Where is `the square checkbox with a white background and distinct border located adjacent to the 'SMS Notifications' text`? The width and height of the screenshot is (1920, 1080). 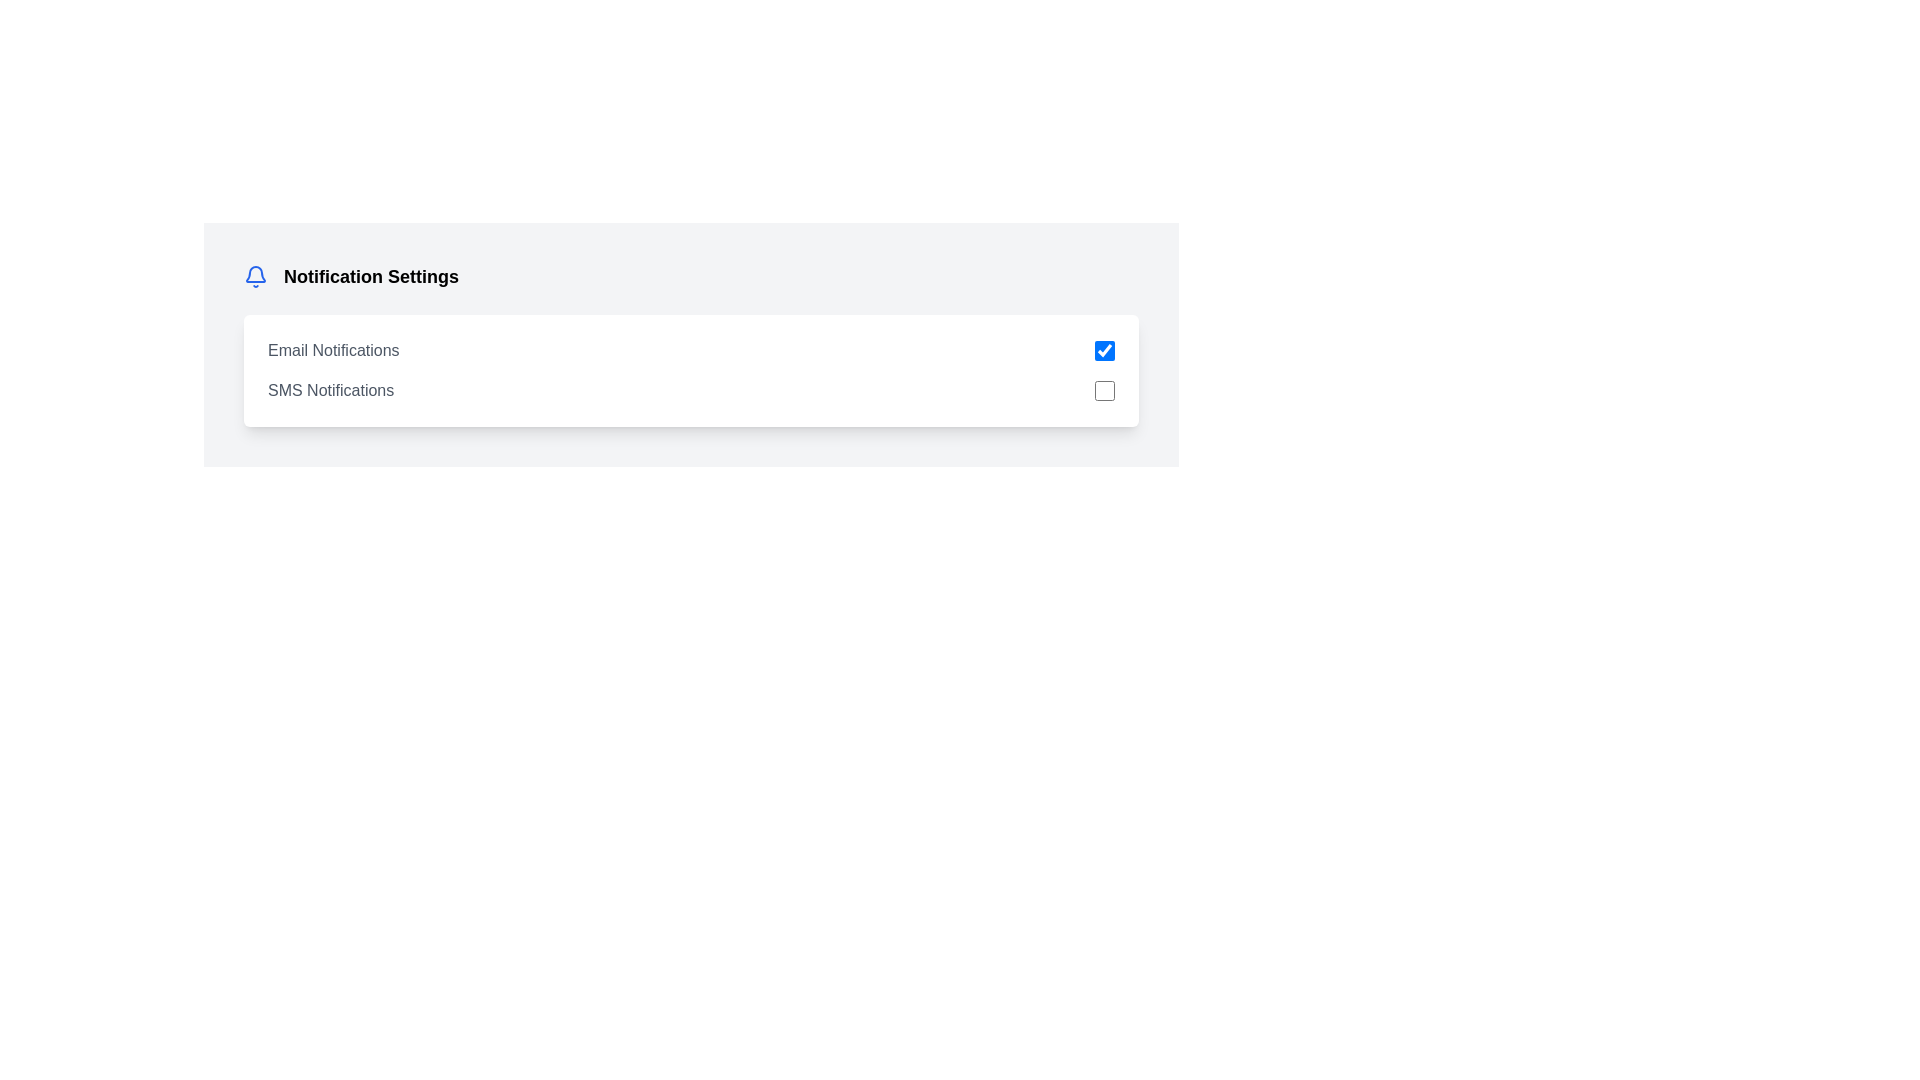 the square checkbox with a white background and distinct border located adjacent to the 'SMS Notifications' text is located at coordinates (1103, 390).